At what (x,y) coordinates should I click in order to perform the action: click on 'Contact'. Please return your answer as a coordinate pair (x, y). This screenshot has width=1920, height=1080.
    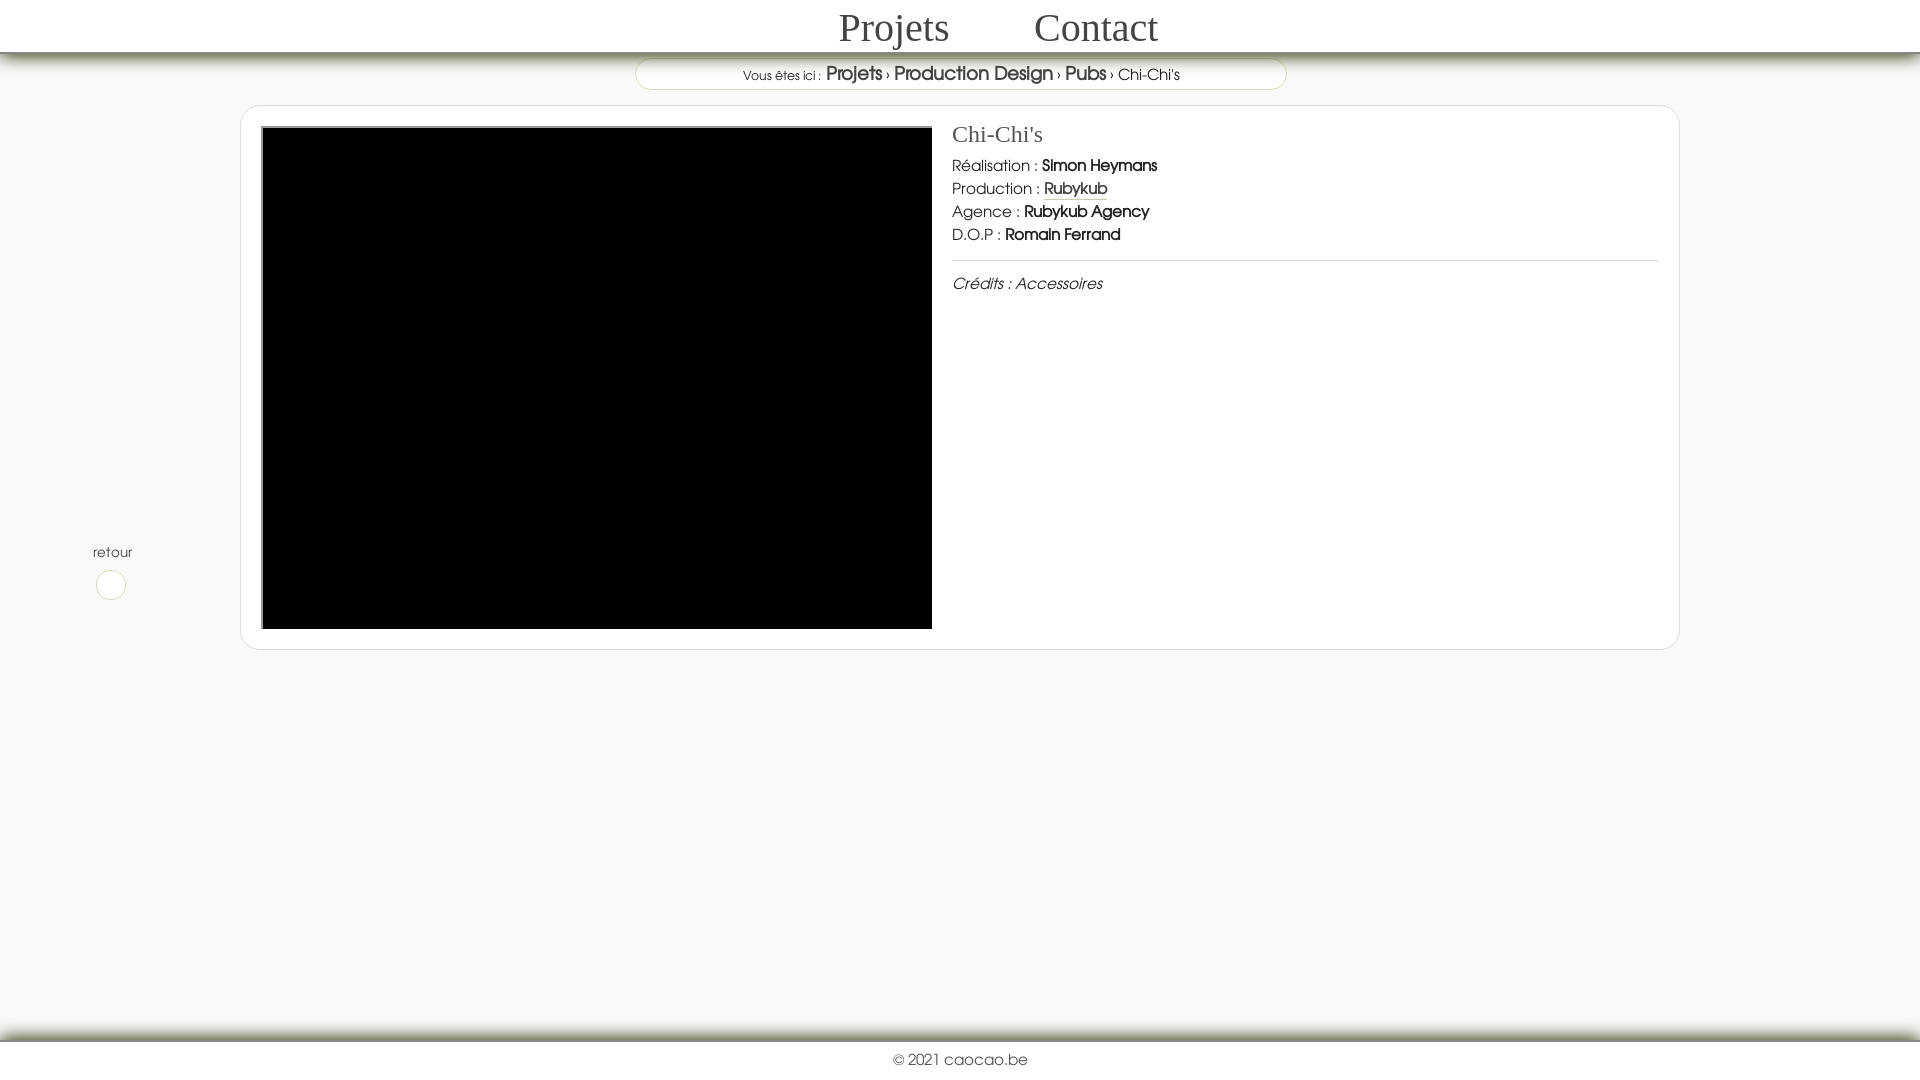
    Looking at the image, I should click on (1094, 27).